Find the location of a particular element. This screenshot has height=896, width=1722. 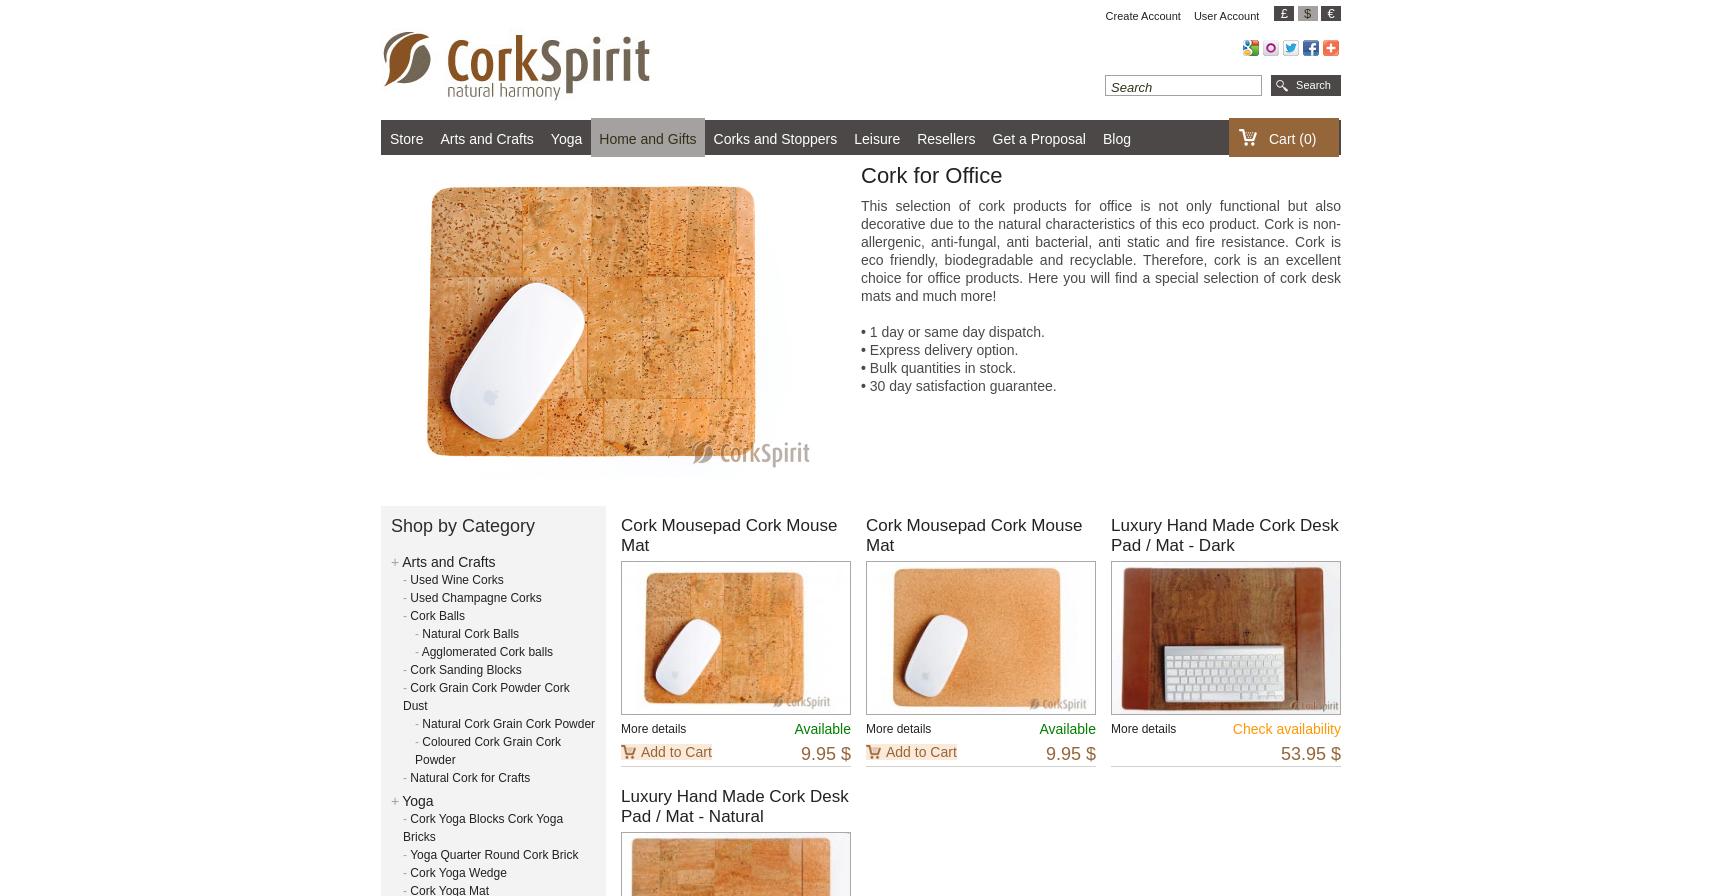

'Yoga' is located at coordinates (417, 800).